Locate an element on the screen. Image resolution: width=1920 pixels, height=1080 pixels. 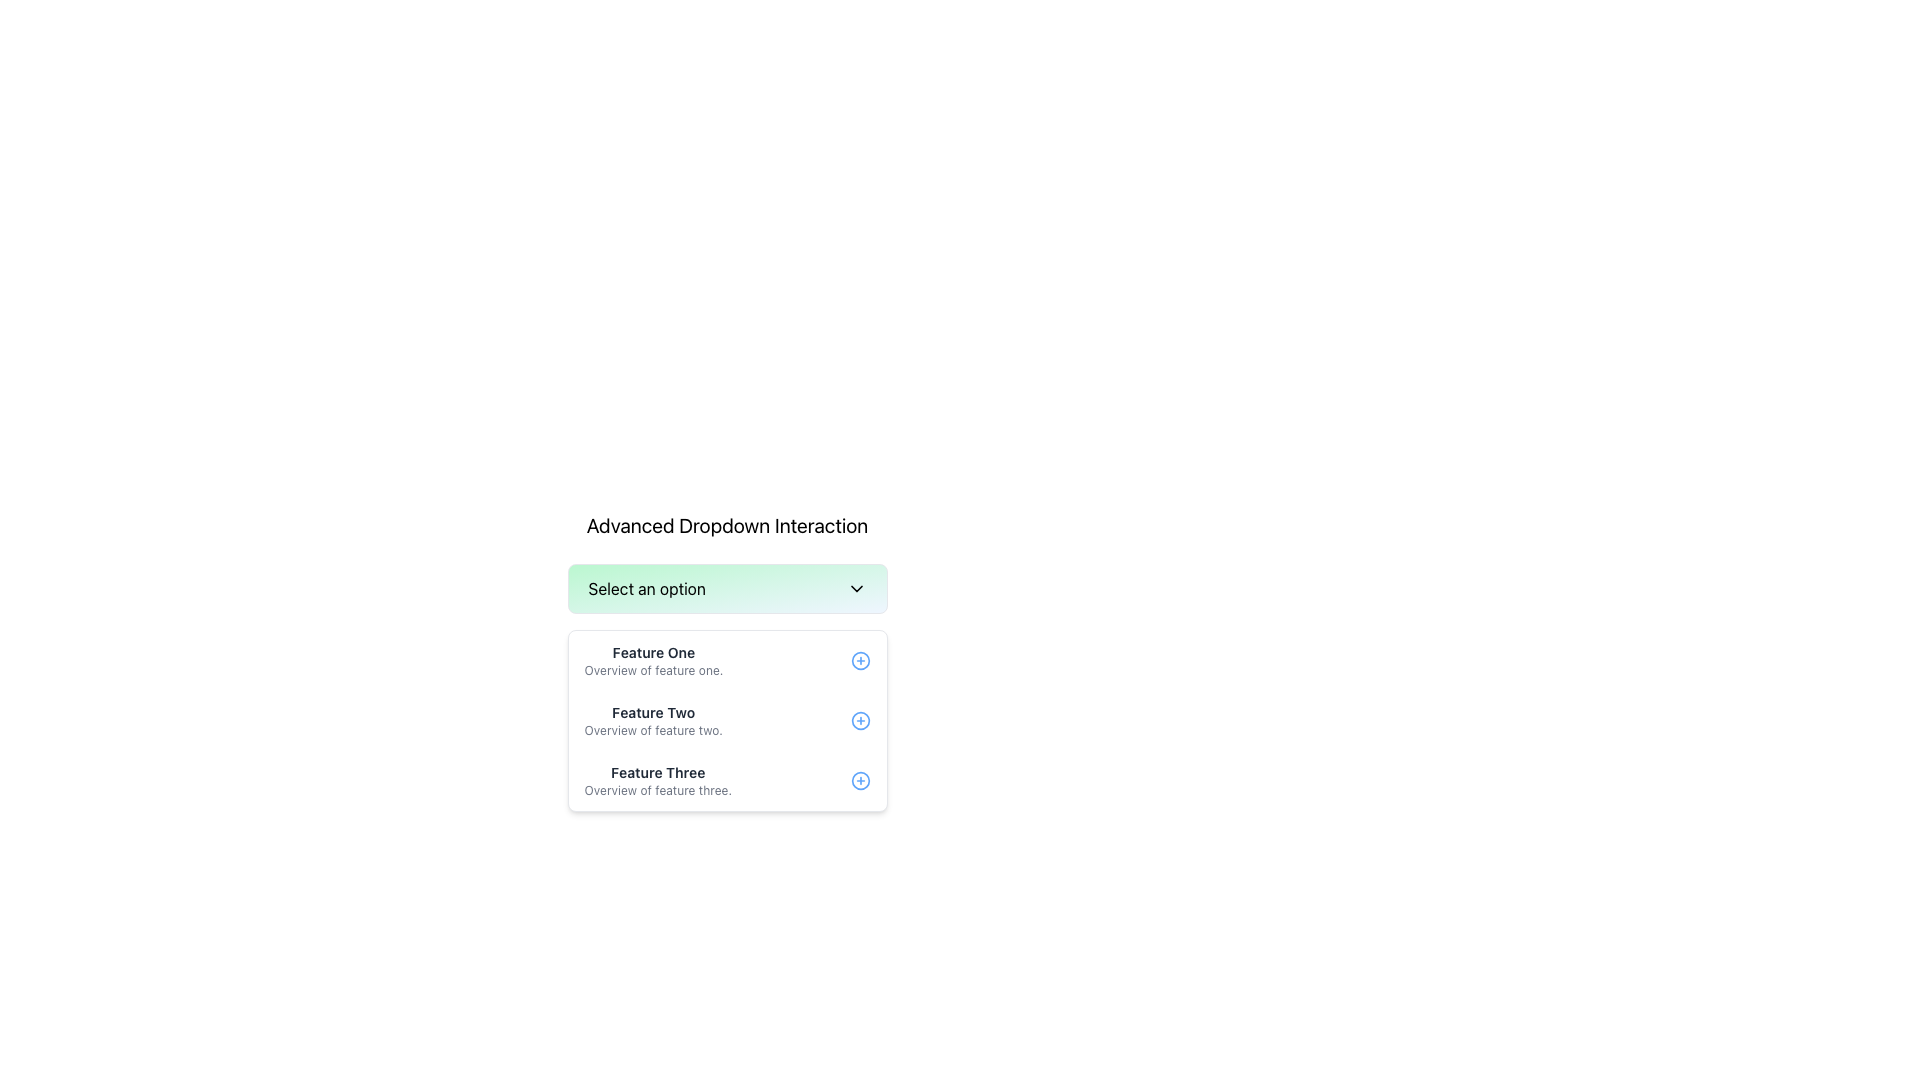
the chevron button located at the rightmost end of the 'Select an option' label is located at coordinates (856, 588).